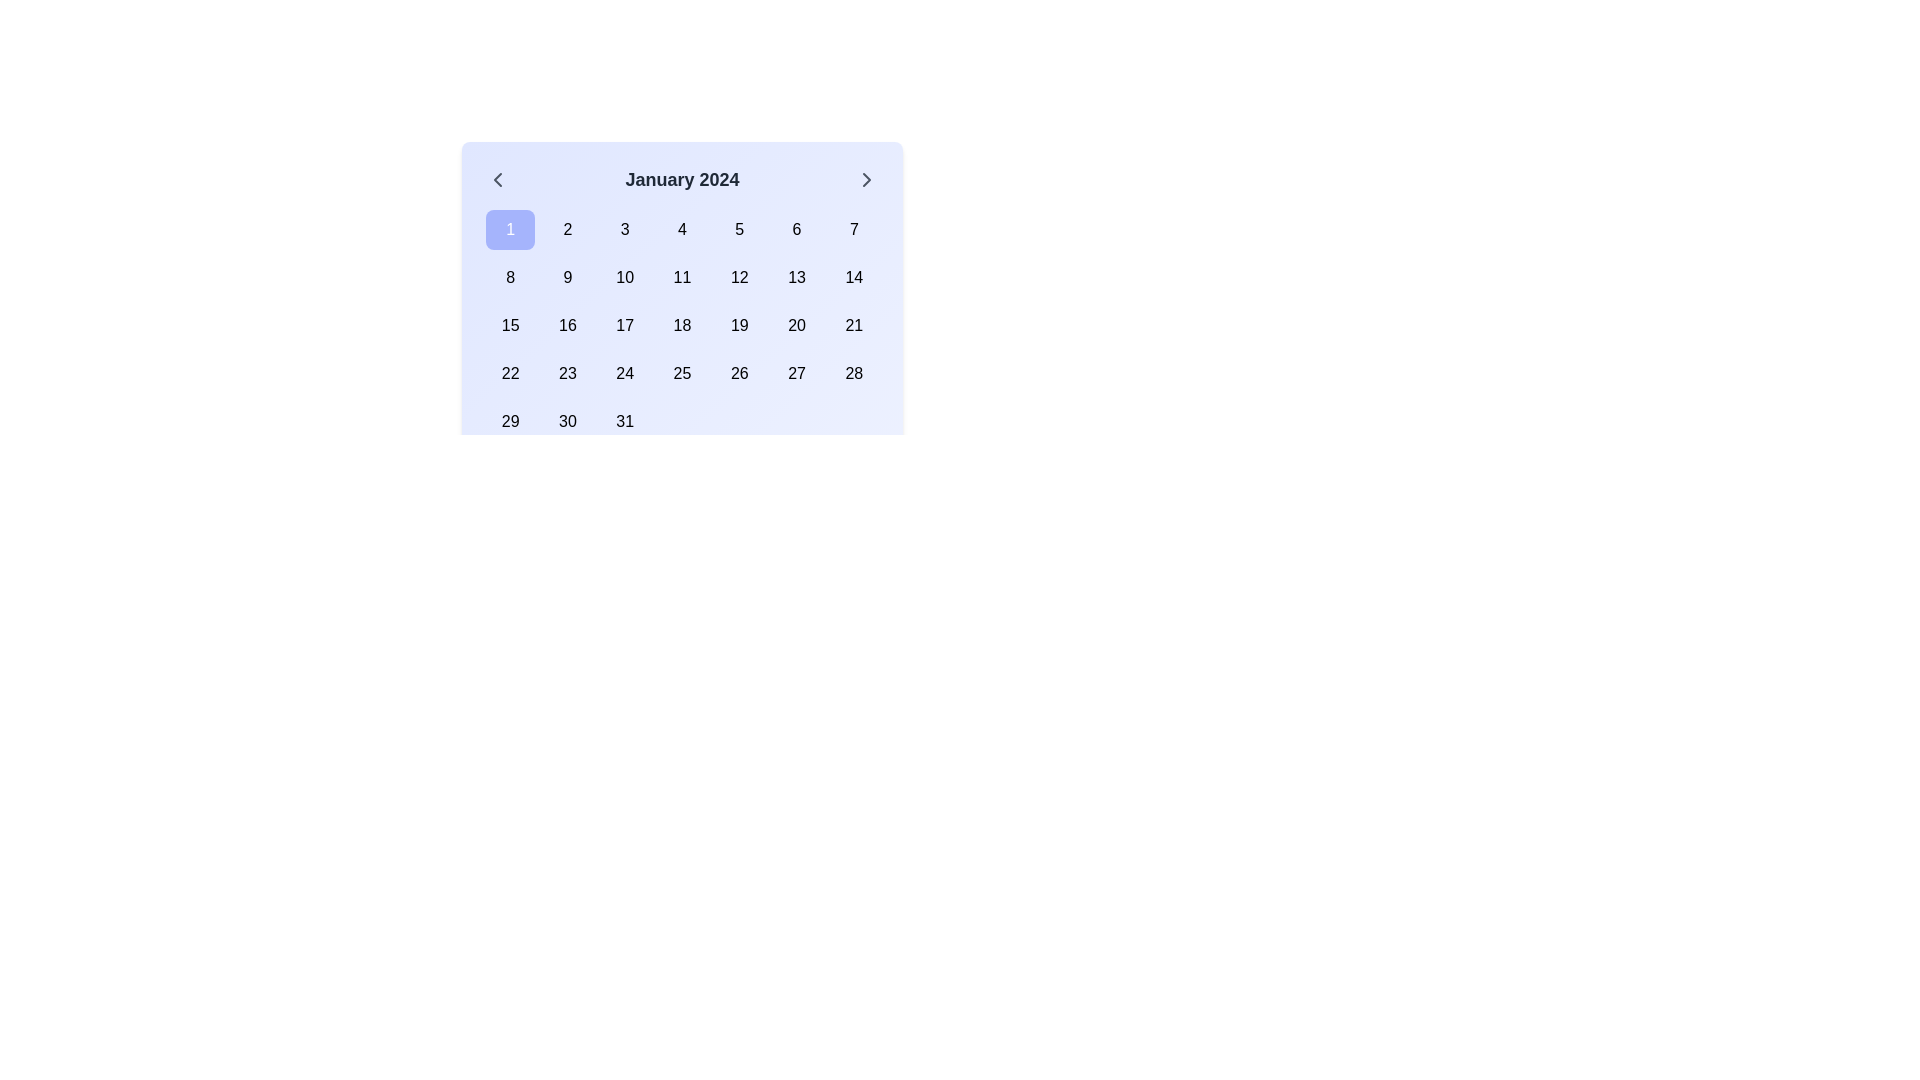 This screenshot has width=1920, height=1080. What do you see at coordinates (854, 277) in the screenshot?
I see `the calendar day cell displaying the number '14'` at bounding box center [854, 277].